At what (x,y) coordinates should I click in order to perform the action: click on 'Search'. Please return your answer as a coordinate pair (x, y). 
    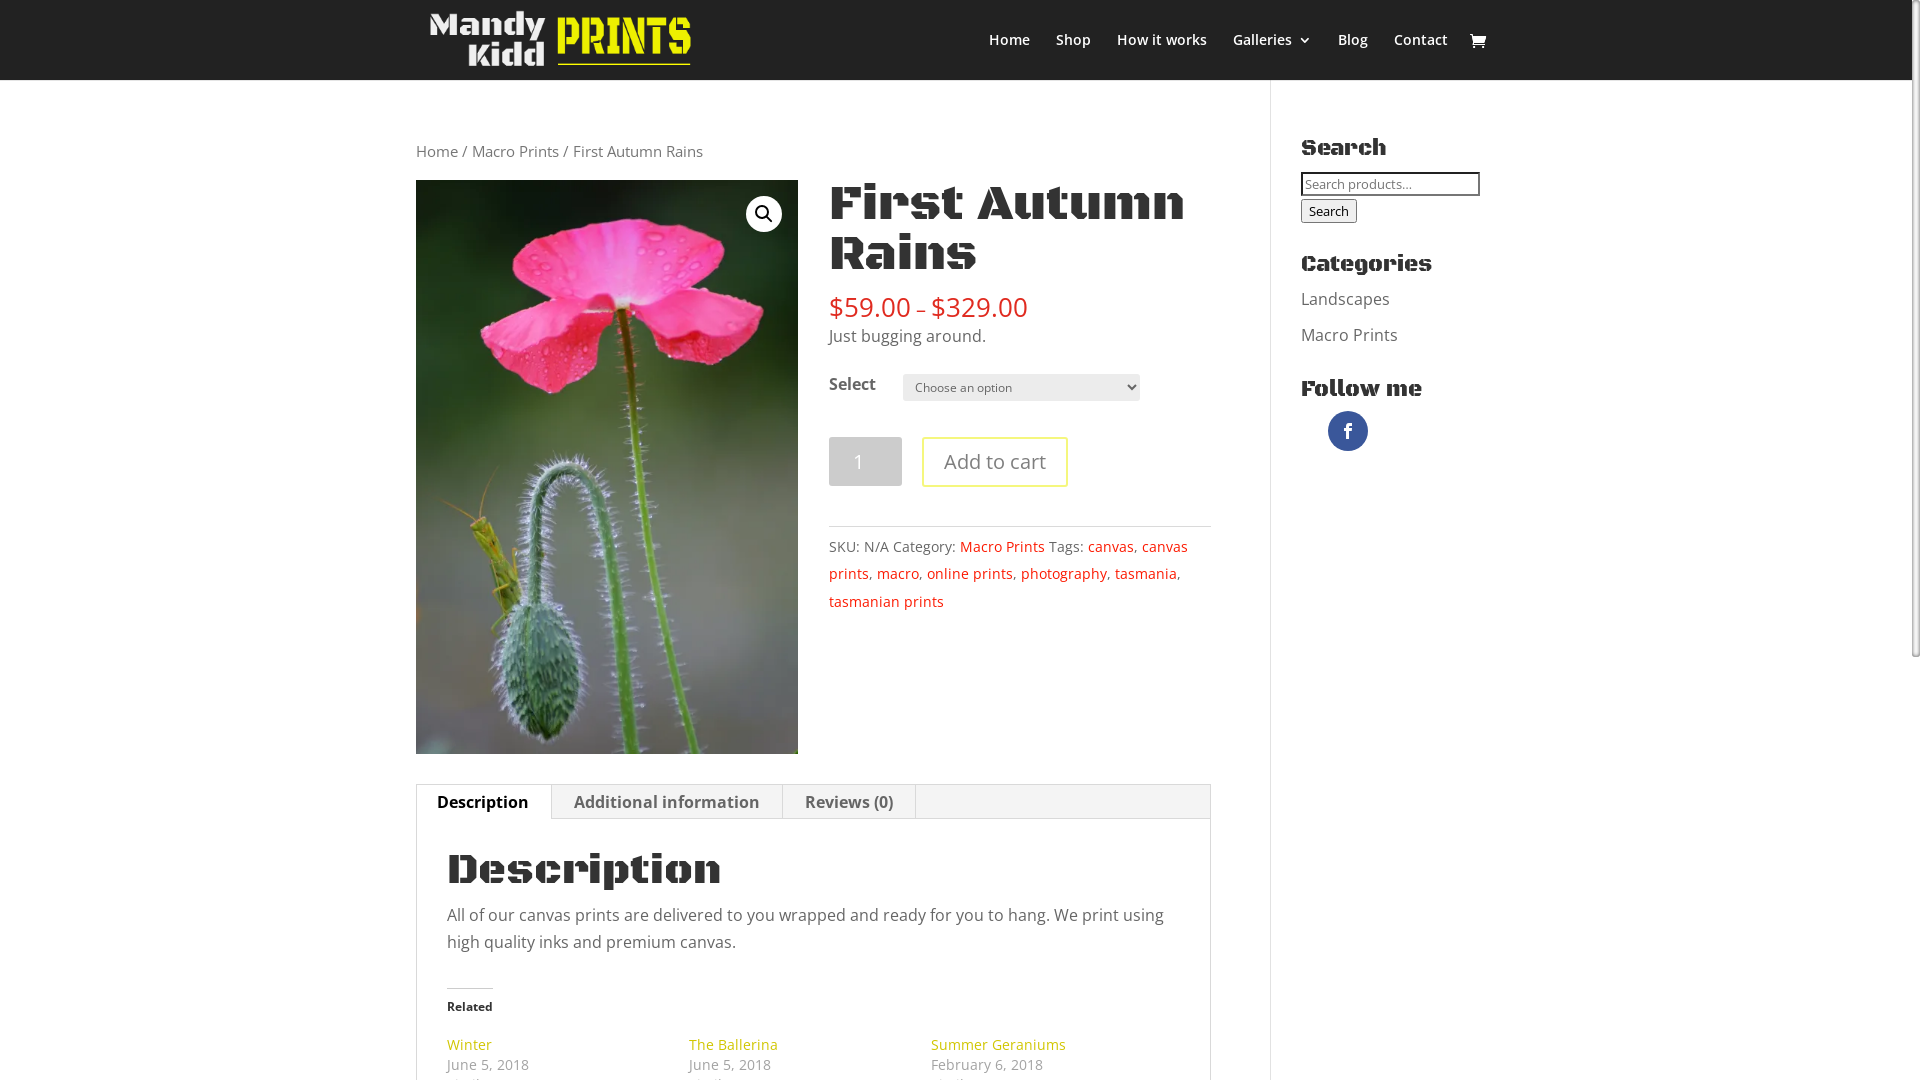
    Looking at the image, I should click on (1329, 211).